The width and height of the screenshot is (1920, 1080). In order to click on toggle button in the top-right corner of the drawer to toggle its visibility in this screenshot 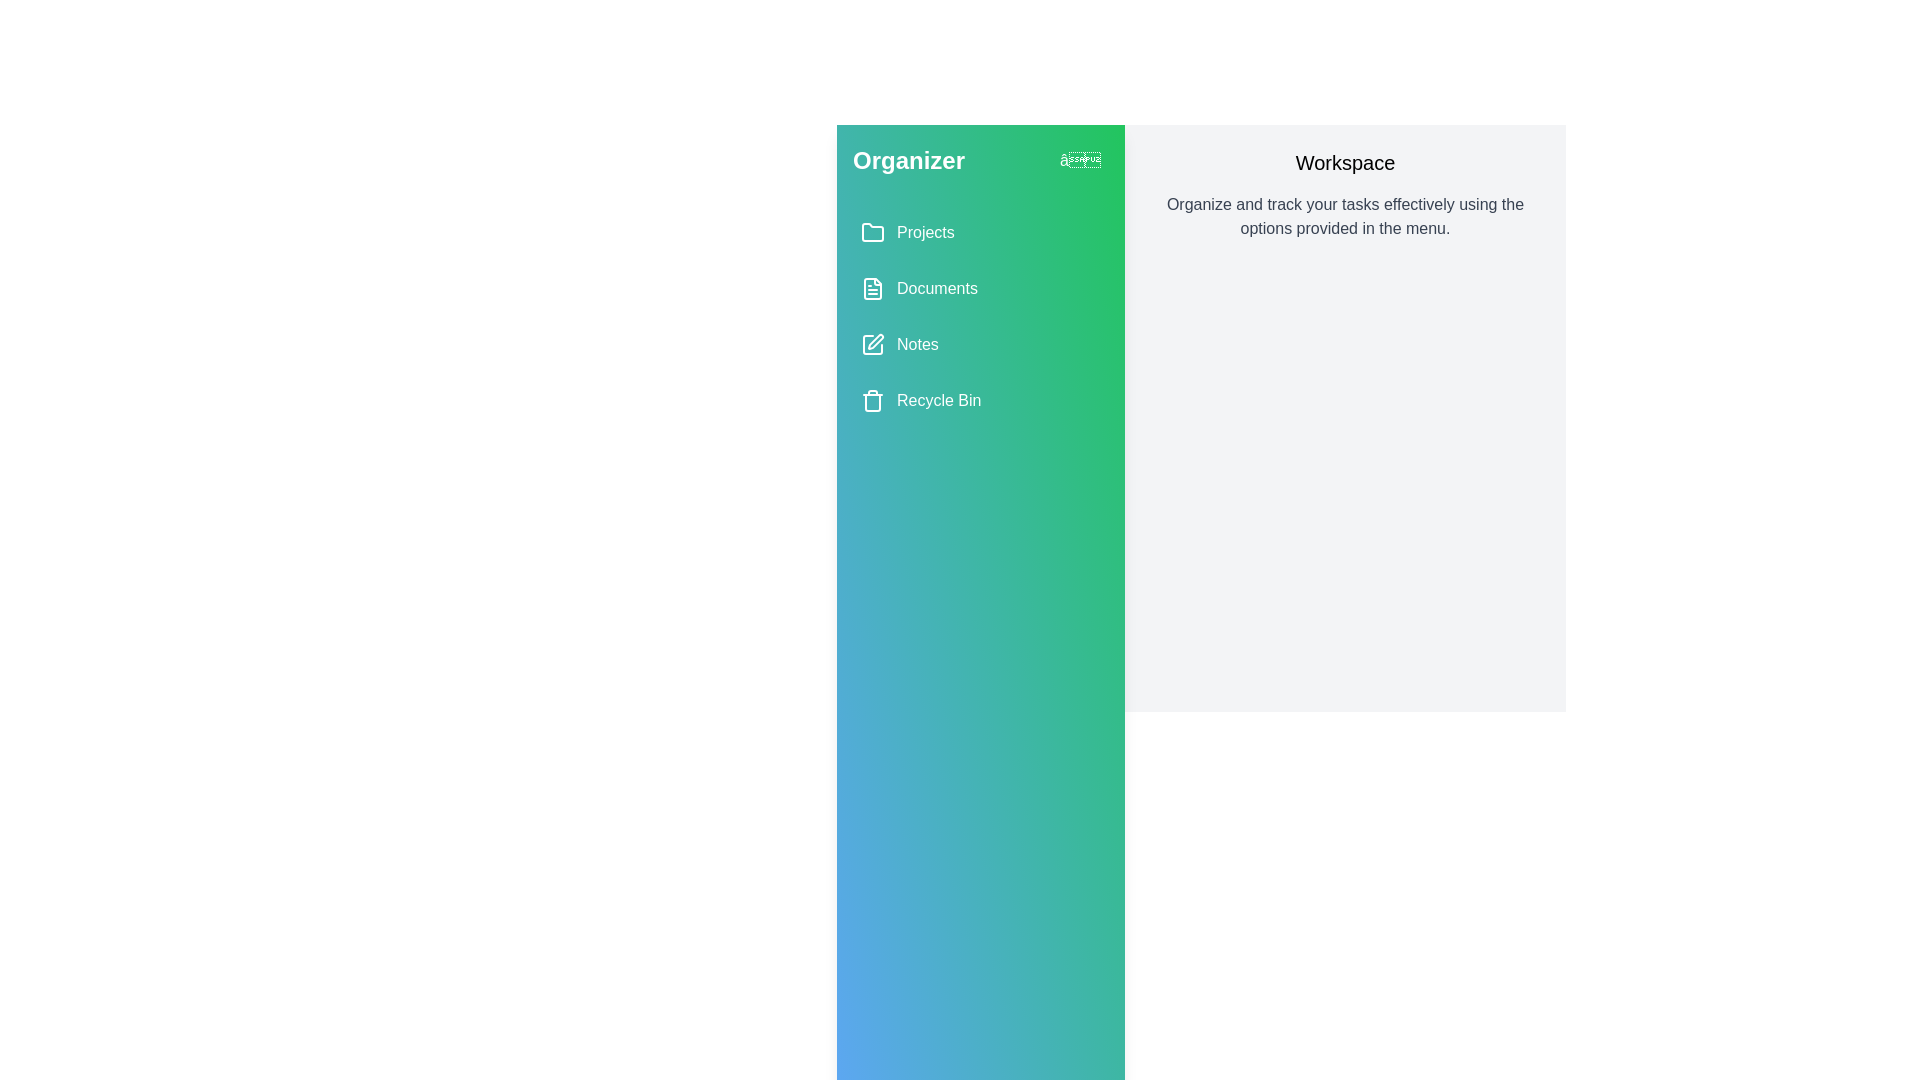, I will do `click(1079, 160)`.